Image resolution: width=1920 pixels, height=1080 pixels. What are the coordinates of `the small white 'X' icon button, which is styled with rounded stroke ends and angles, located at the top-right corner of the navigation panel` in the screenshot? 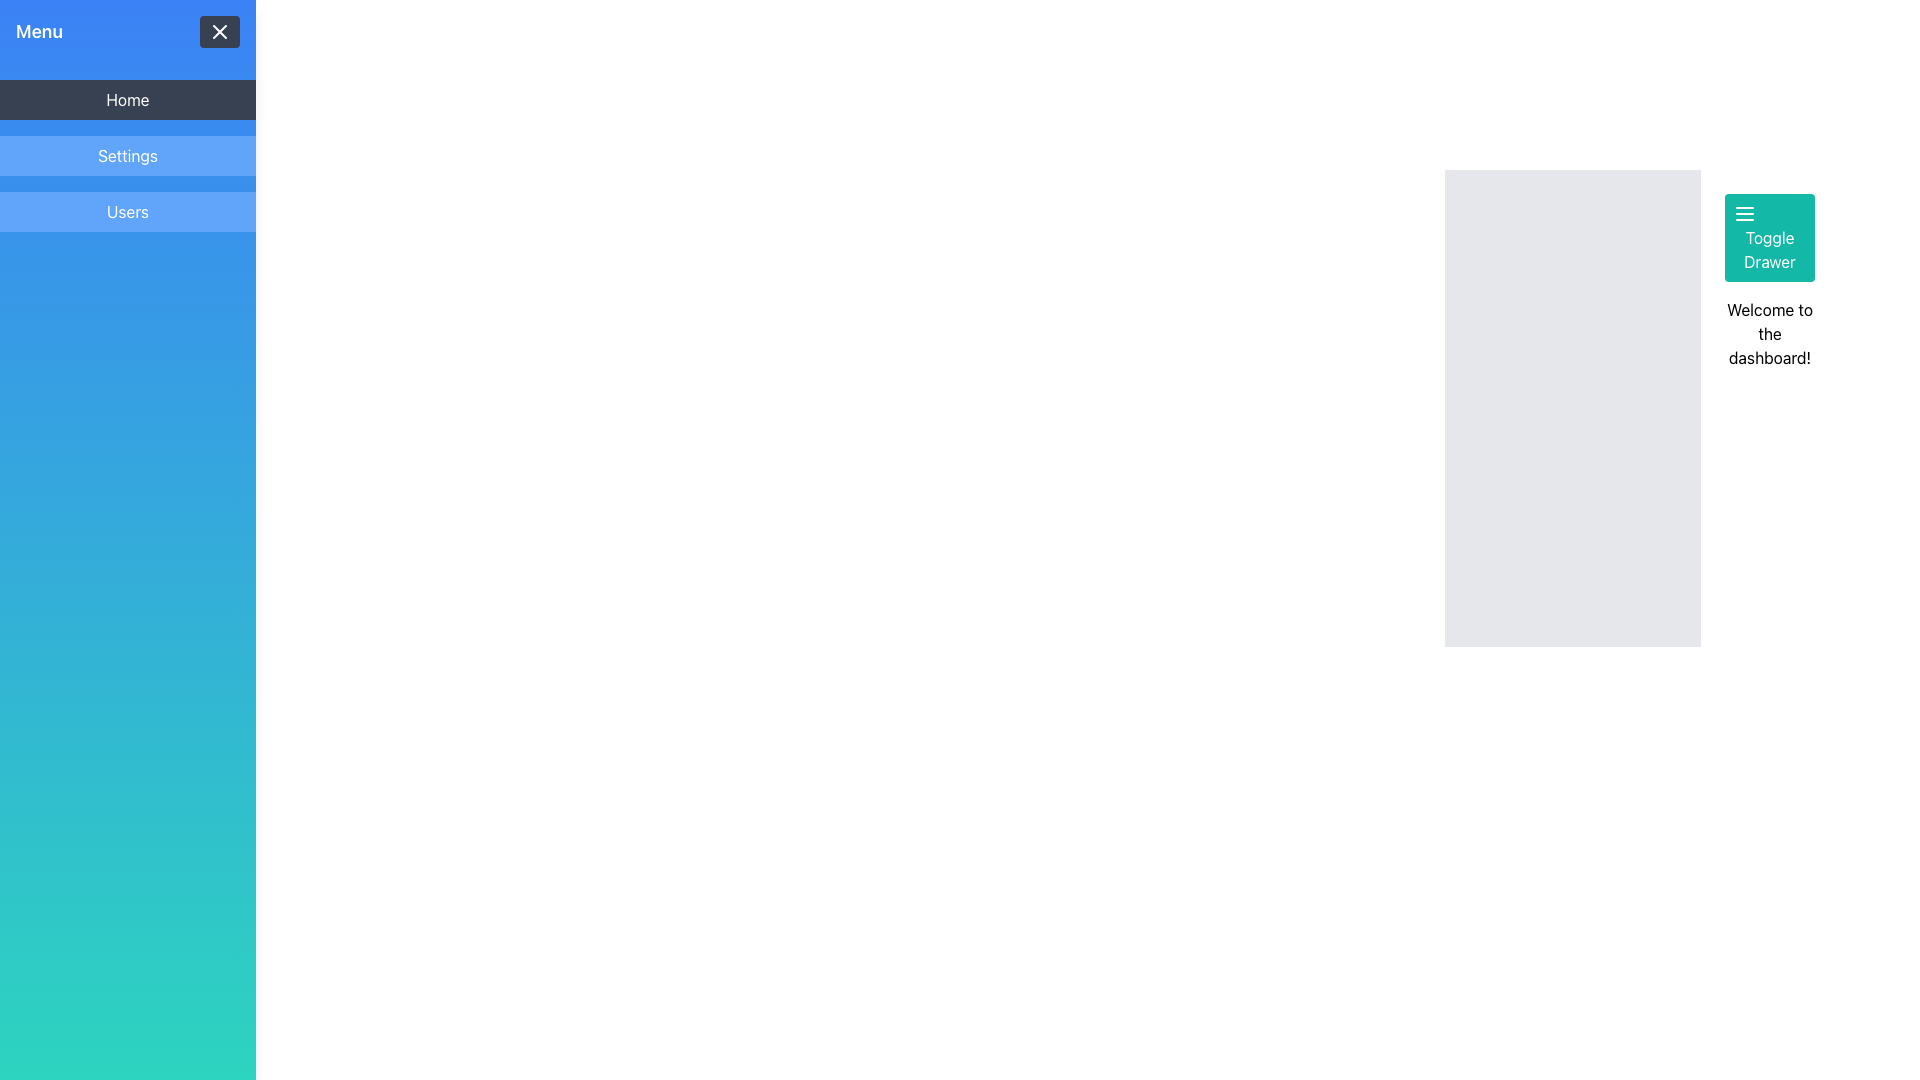 It's located at (220, 31).